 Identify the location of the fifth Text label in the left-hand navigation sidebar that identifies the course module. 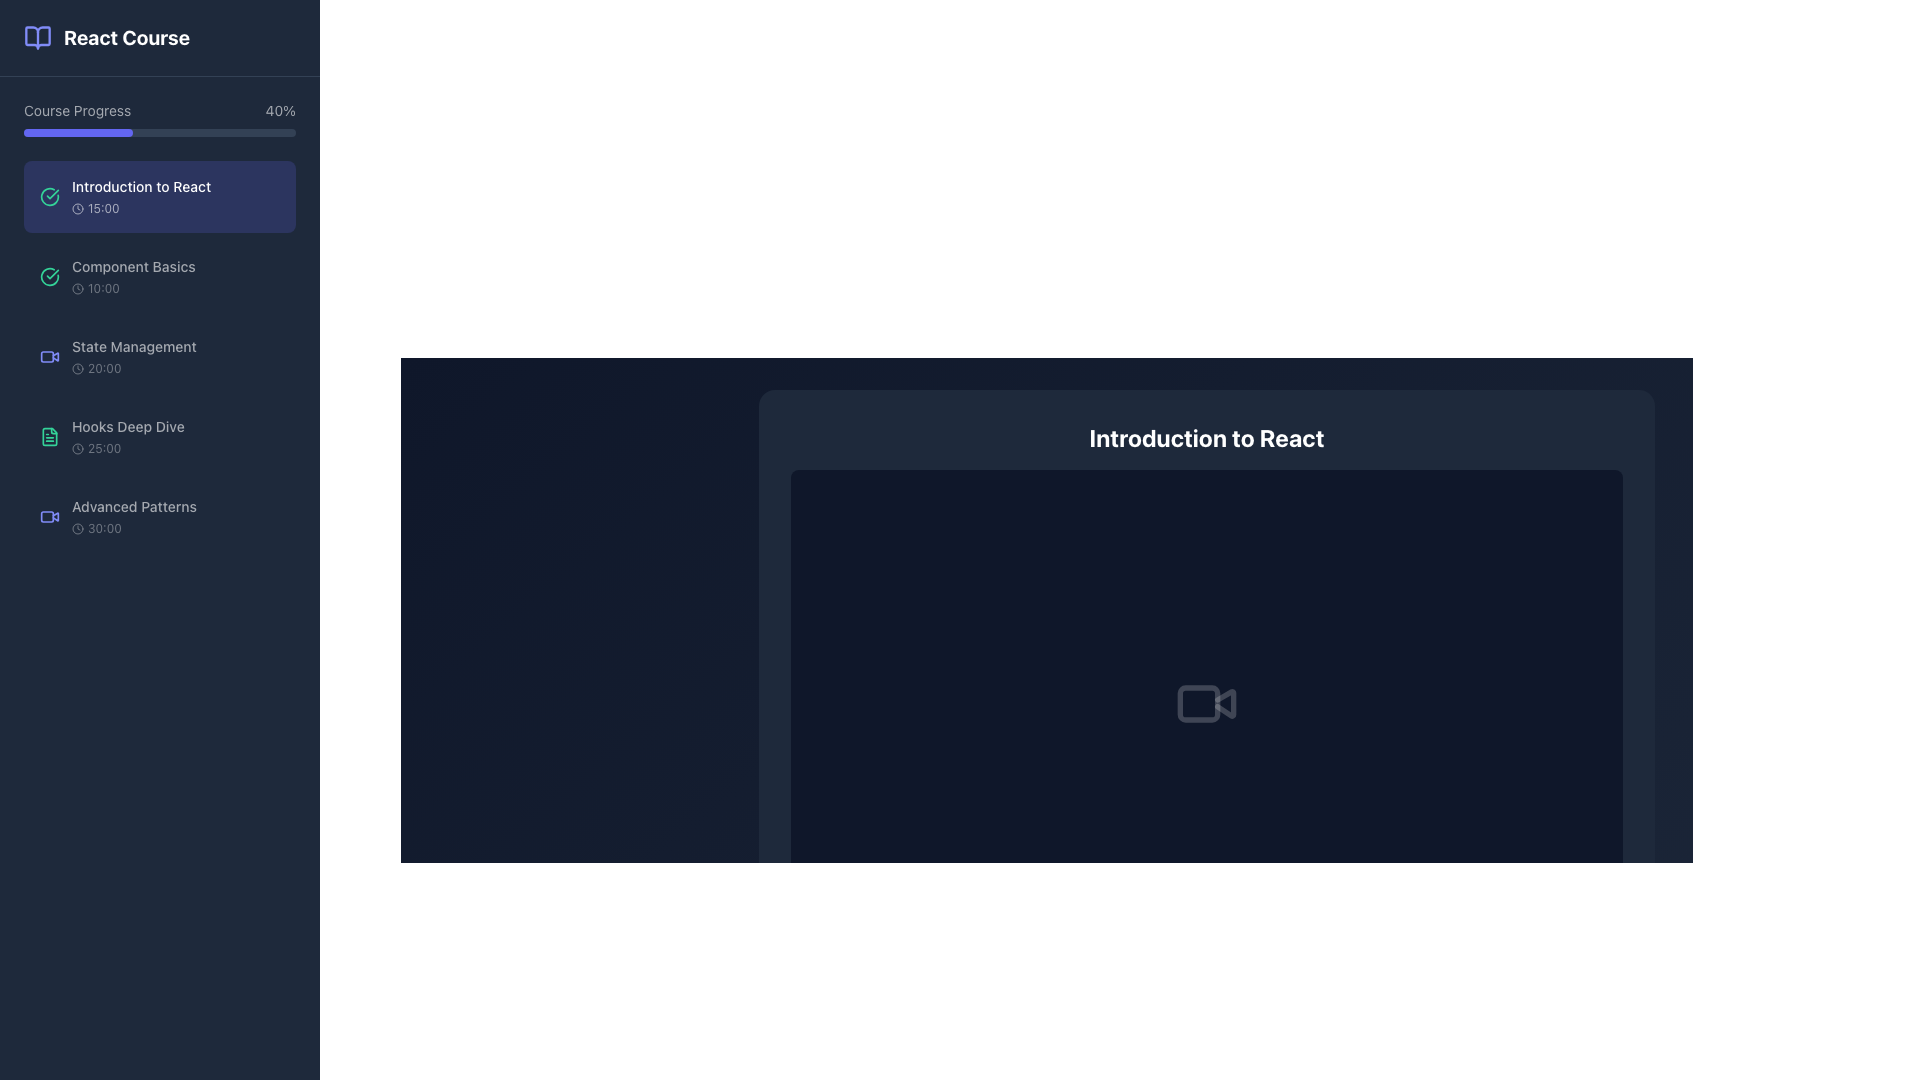
(176, 505).